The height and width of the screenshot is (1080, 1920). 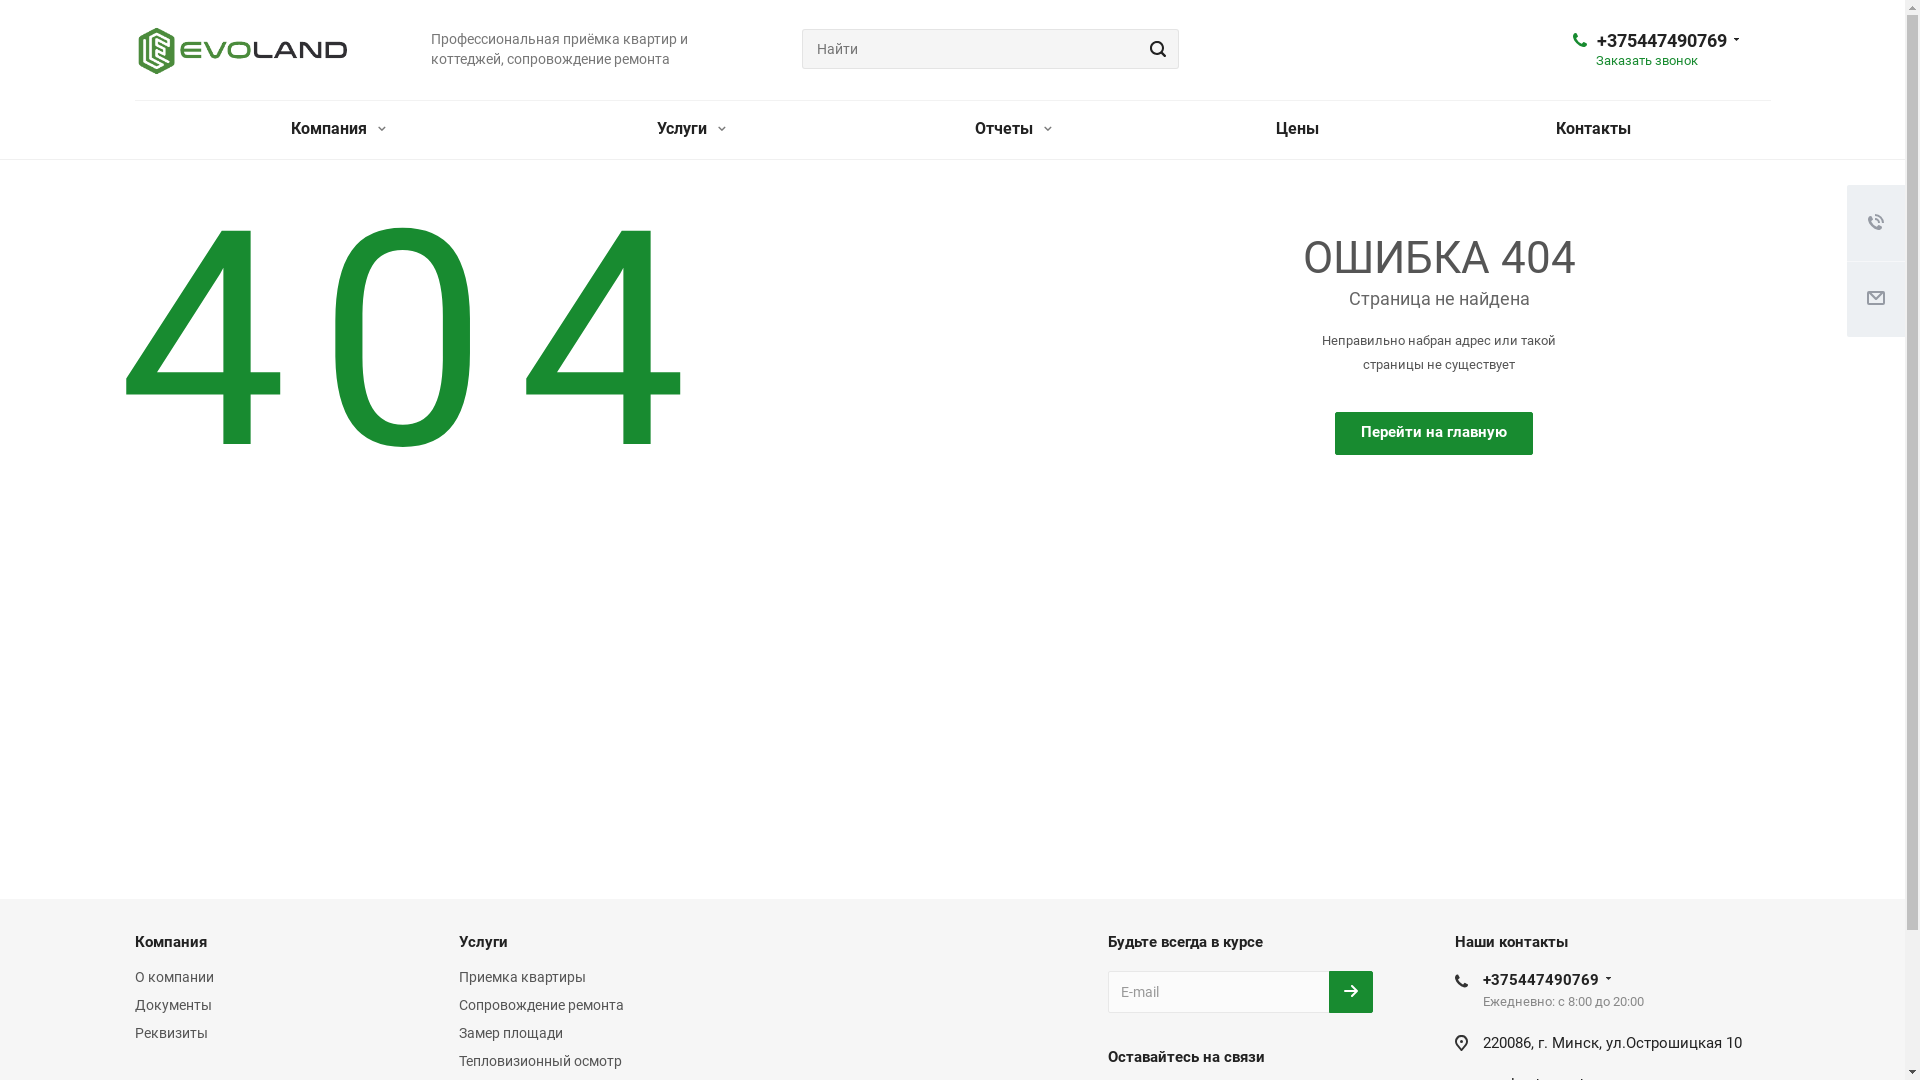 What do you see at coordinates (1539, 978) in the screenshot?
I see `'+375447490769'` at bounding box center [1539, 978].